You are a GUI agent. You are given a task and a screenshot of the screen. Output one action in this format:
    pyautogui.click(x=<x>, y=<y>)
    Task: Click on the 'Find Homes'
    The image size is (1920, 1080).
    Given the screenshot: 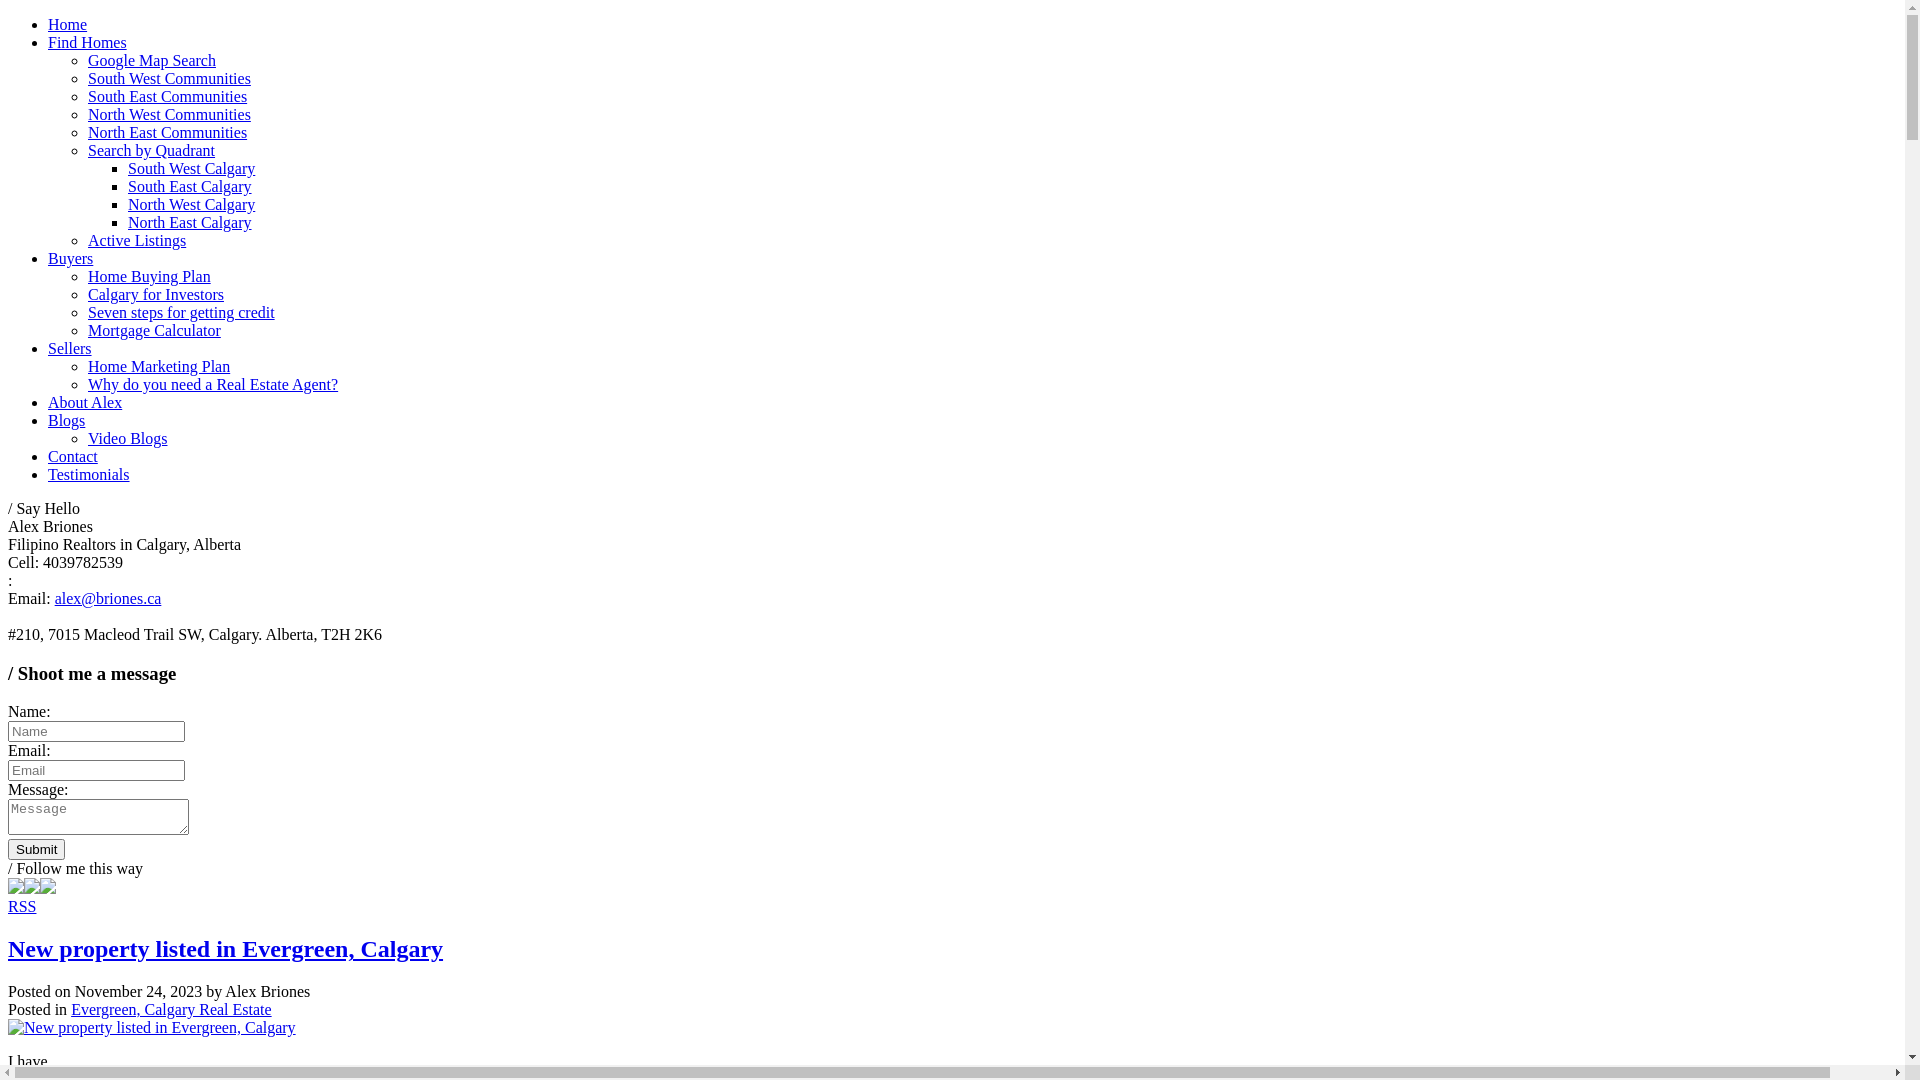 What is the action you would take?
    pyautogui.click(x=86, y=42)
    